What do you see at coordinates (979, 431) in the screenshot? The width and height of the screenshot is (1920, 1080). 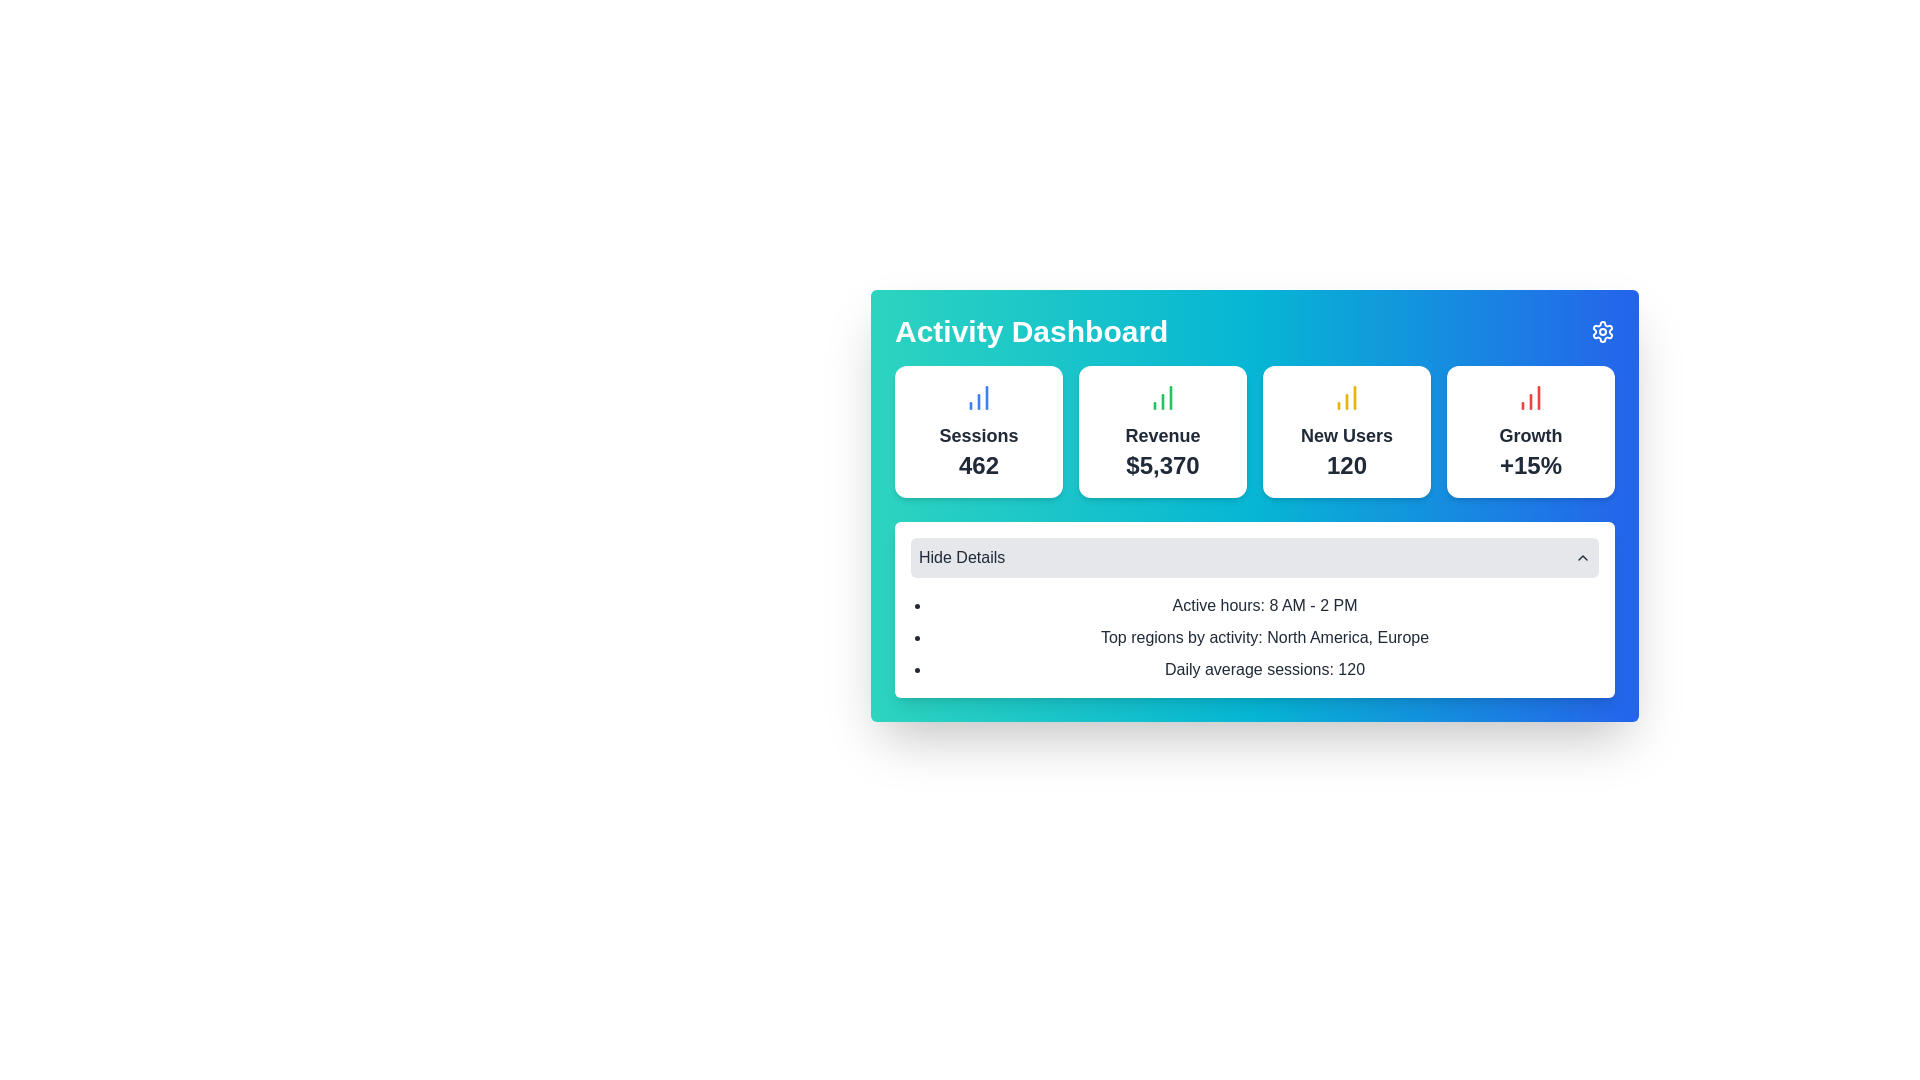 I see `the Informative display card showing the session count of '462', which is the first card in a row of four cards near the top of the dashboard` at bounding box center [979, 431].